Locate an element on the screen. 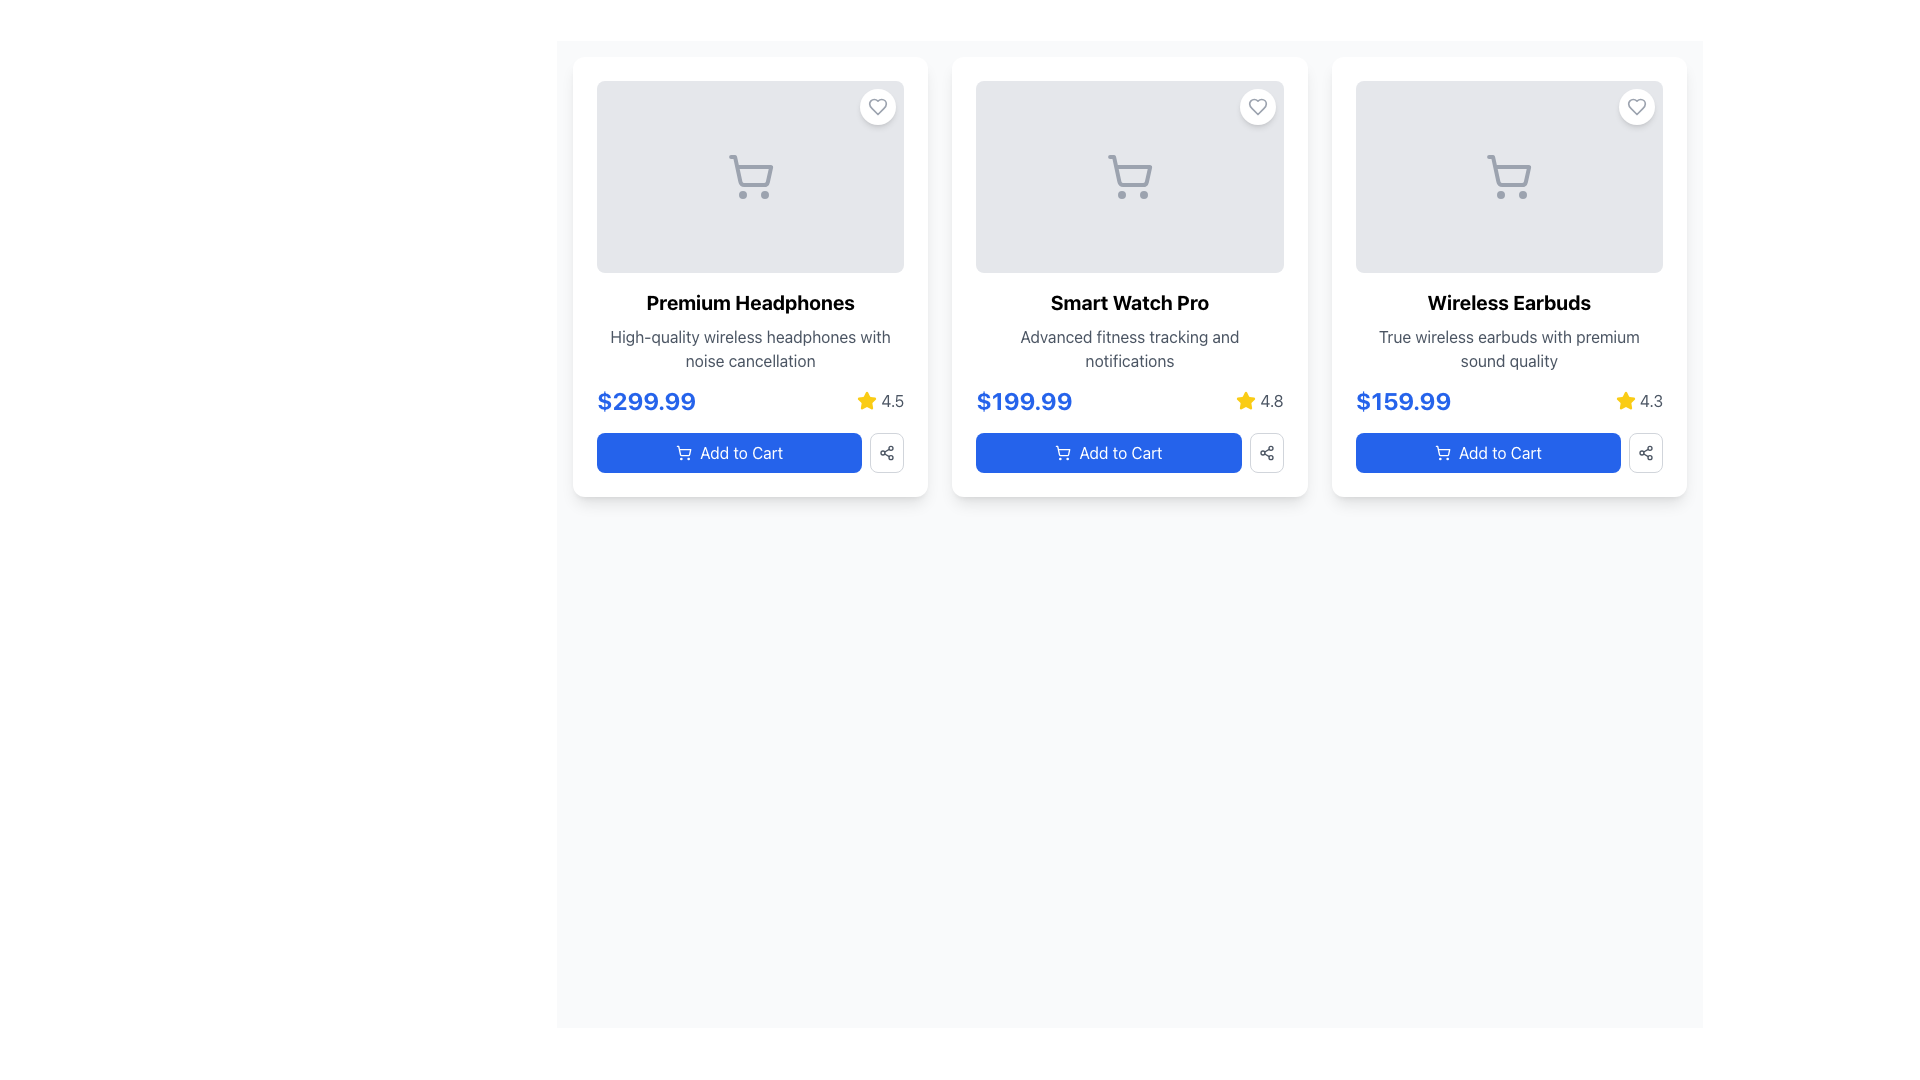  the shopping cart icon within the 'Add to Cart' button of the second product card, which is characterized by a minimalist design and blue color is located at coordinates (1062, 452).